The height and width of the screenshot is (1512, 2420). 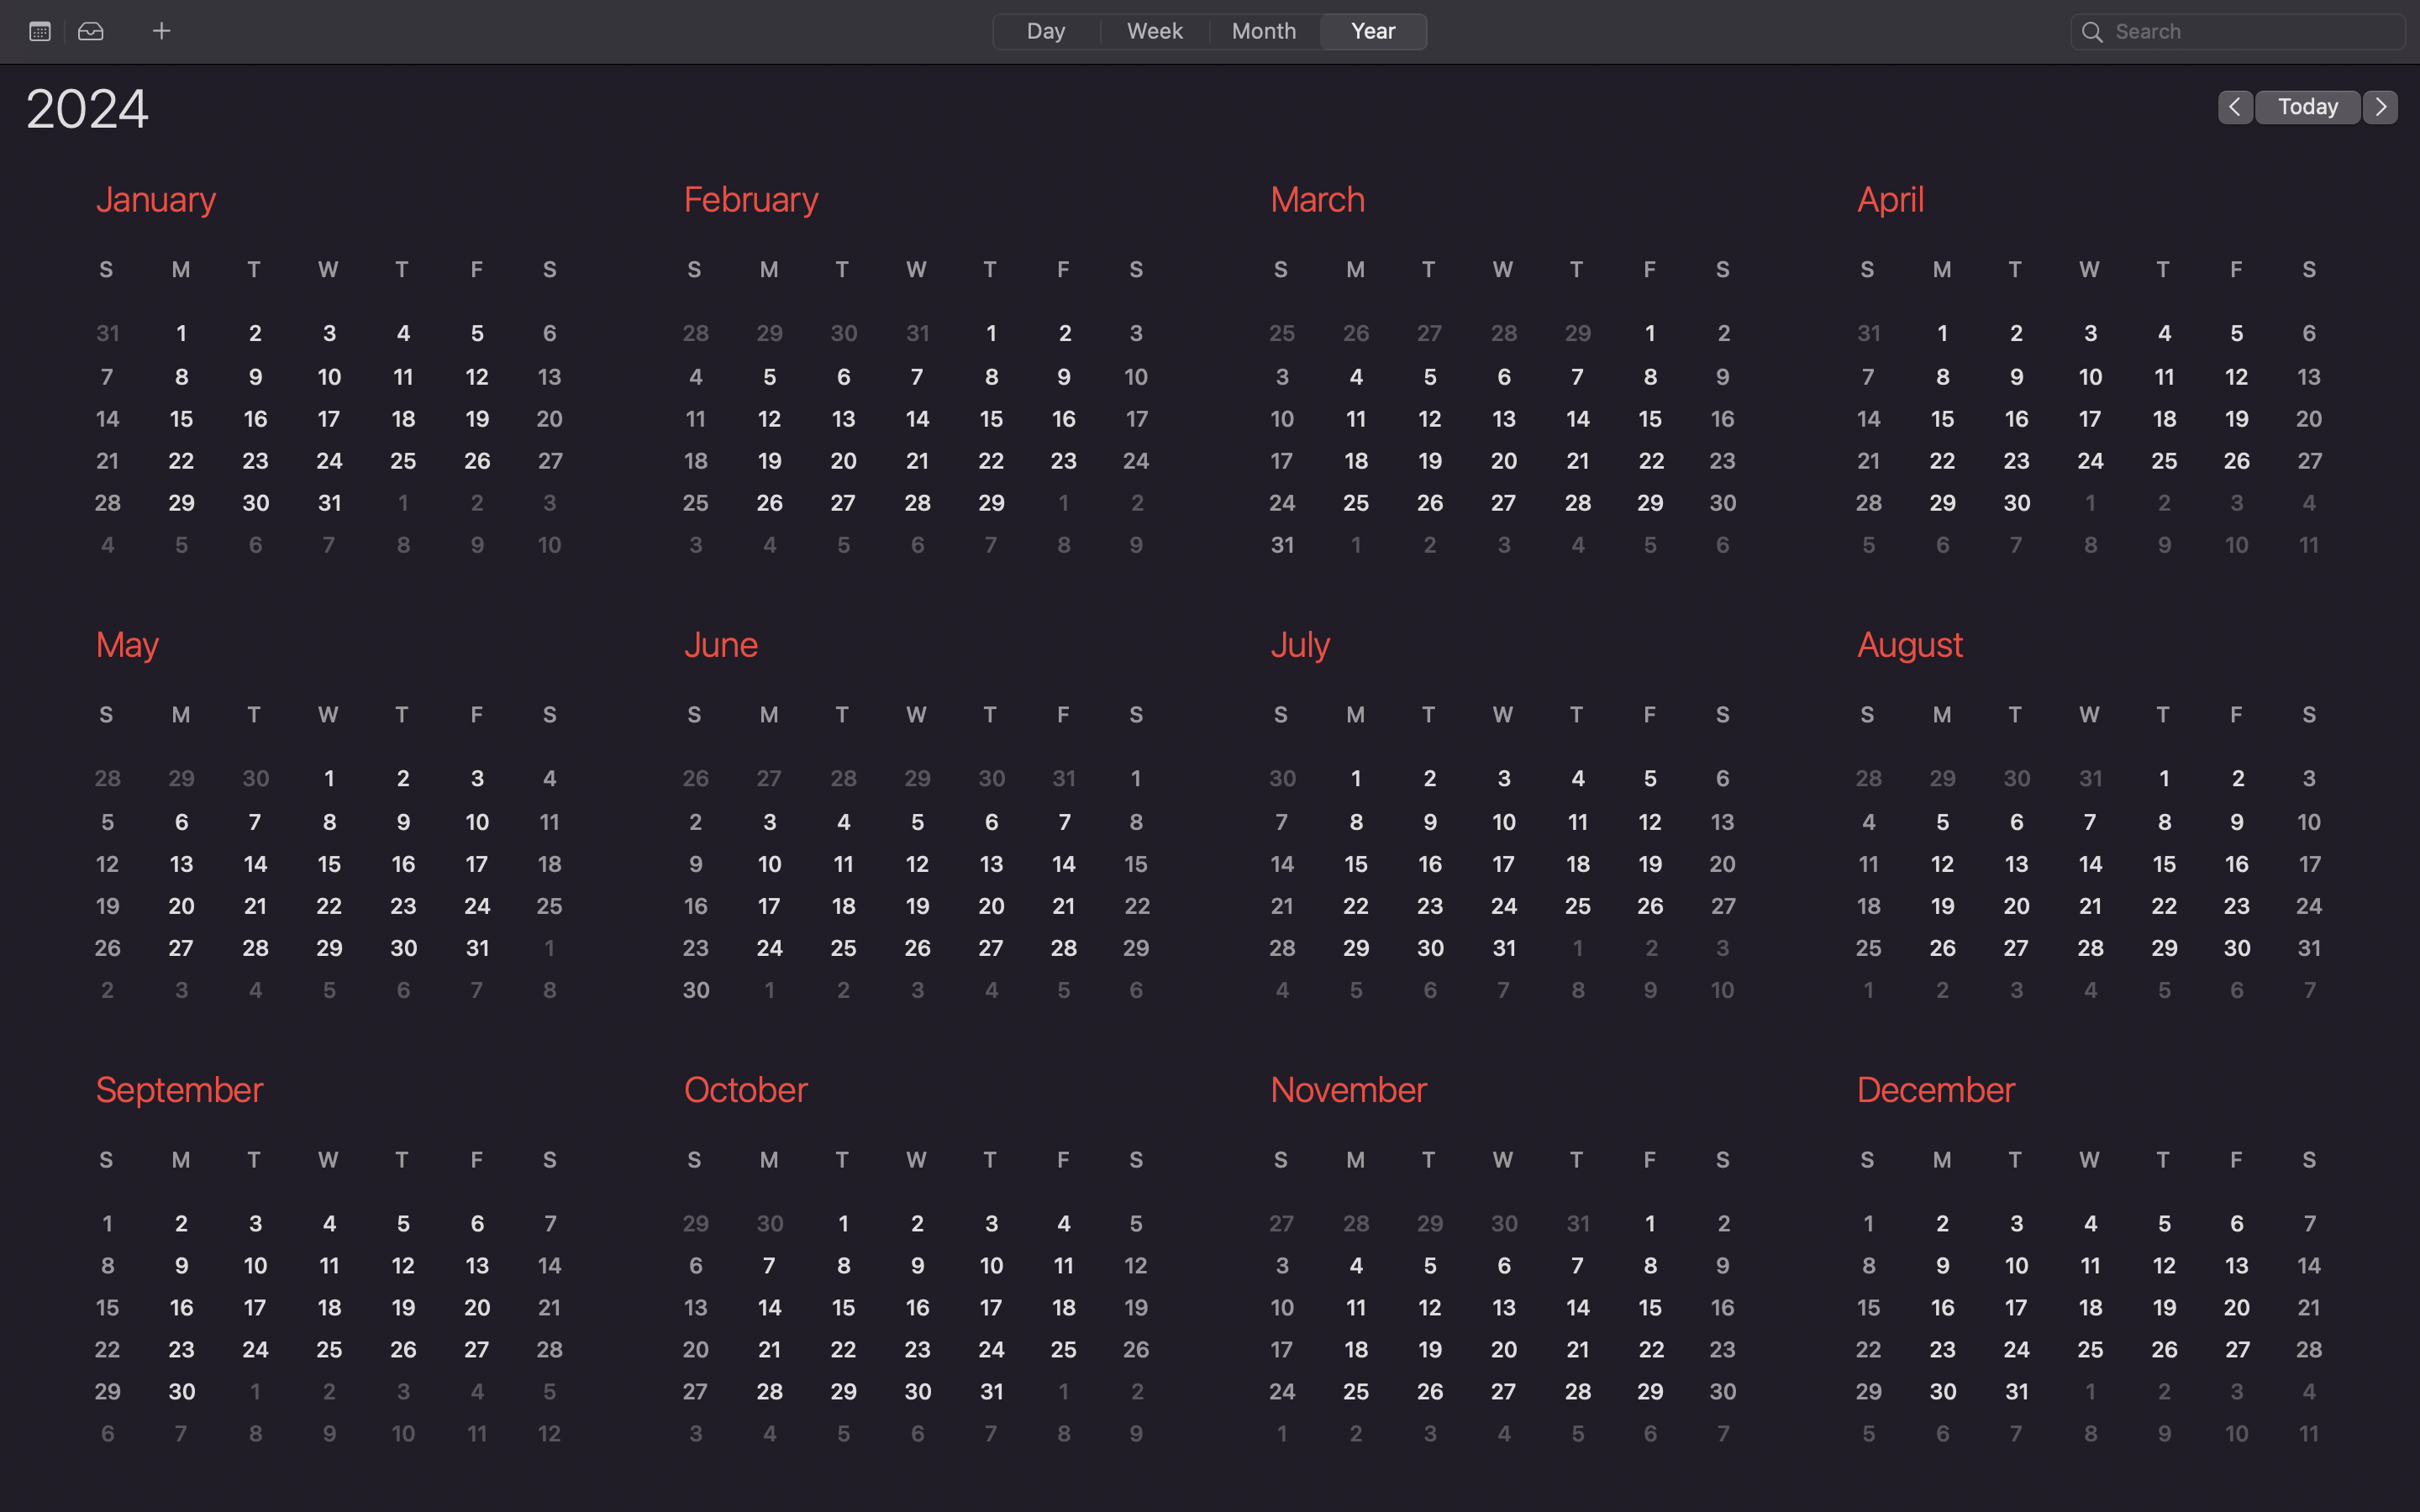 What do you see at coordinates (911, 376) in the screenshot?
I see `the February section of the calendar to check scheduled tasks` at bounding box center [911, 376].